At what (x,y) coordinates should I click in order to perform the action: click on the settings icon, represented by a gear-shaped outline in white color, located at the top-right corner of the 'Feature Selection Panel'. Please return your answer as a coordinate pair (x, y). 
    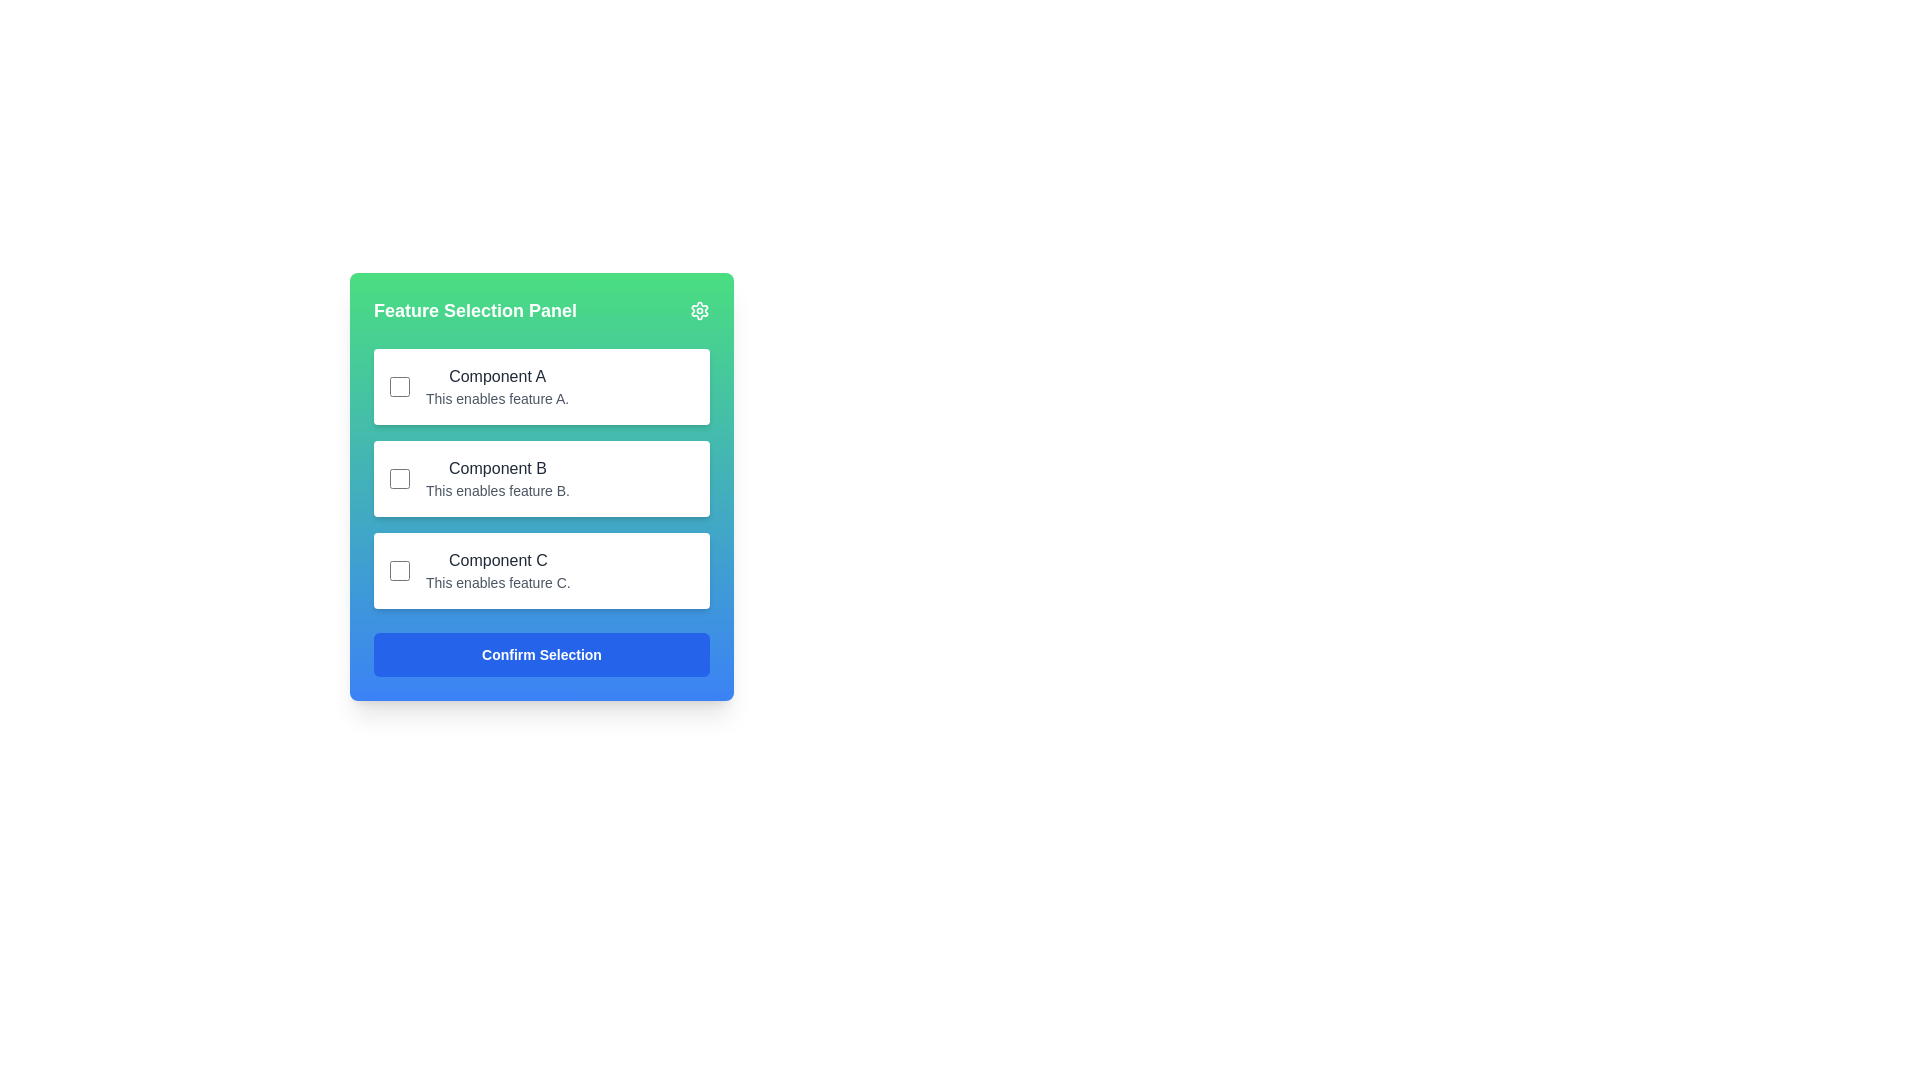
    Looking at the image, I should click on (700, 311).